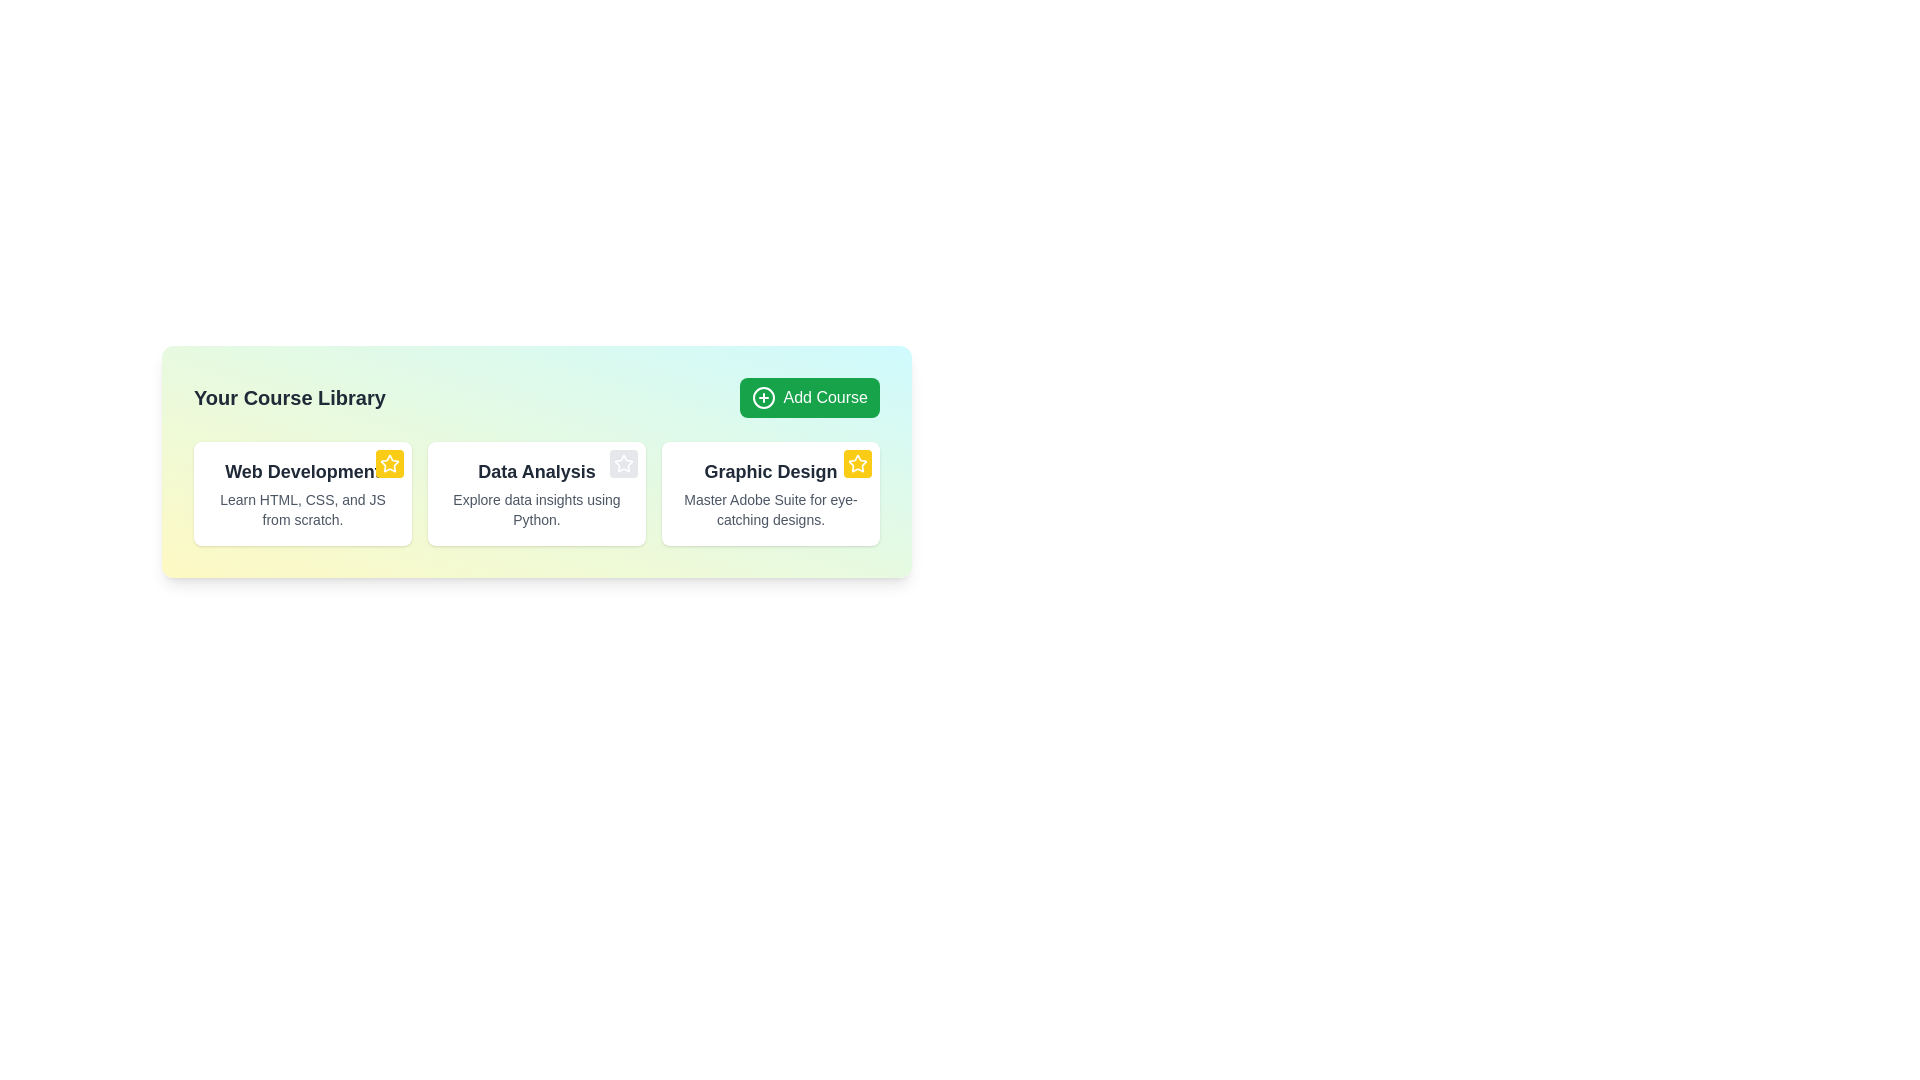  I want to click on the graphical circle that outlines the plus sign icon within the 'Add Course' button, located at the top-right of the interface, so click(762, 397).